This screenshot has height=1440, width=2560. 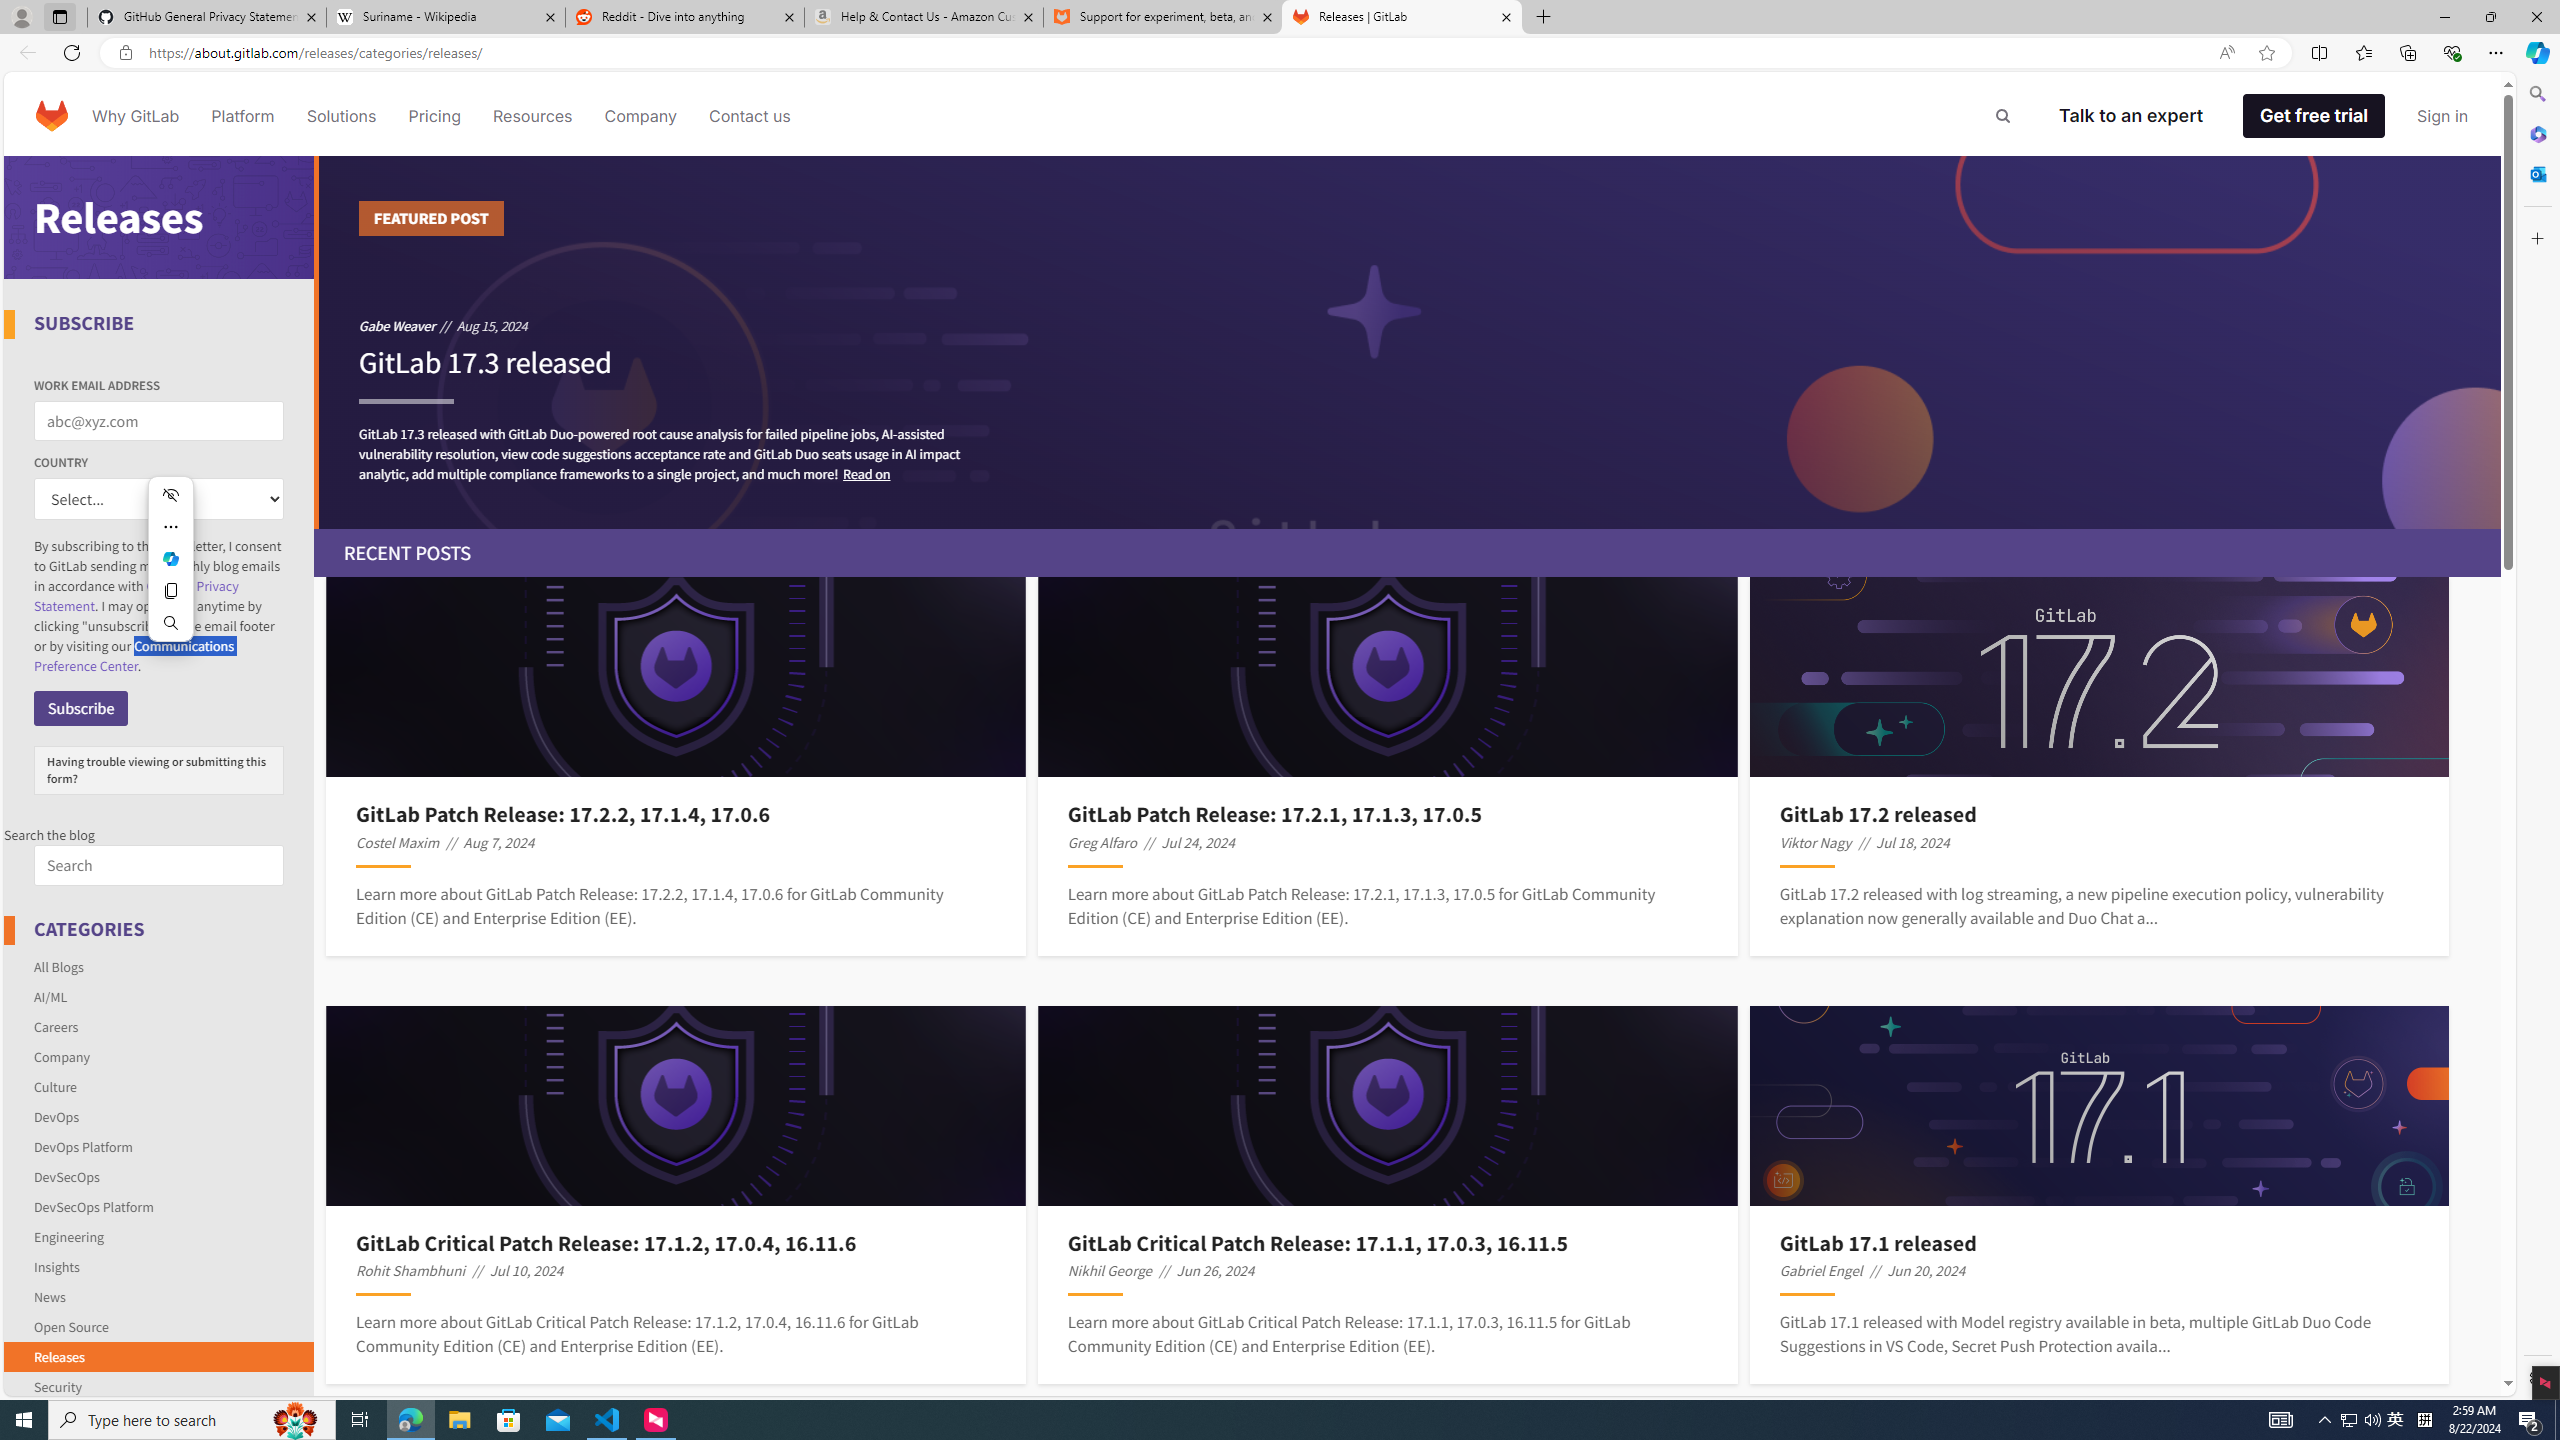 What do you see at coordinates (170, 526) in the screenshot?
I see `'More actions'` at bounding box center [170, 526].